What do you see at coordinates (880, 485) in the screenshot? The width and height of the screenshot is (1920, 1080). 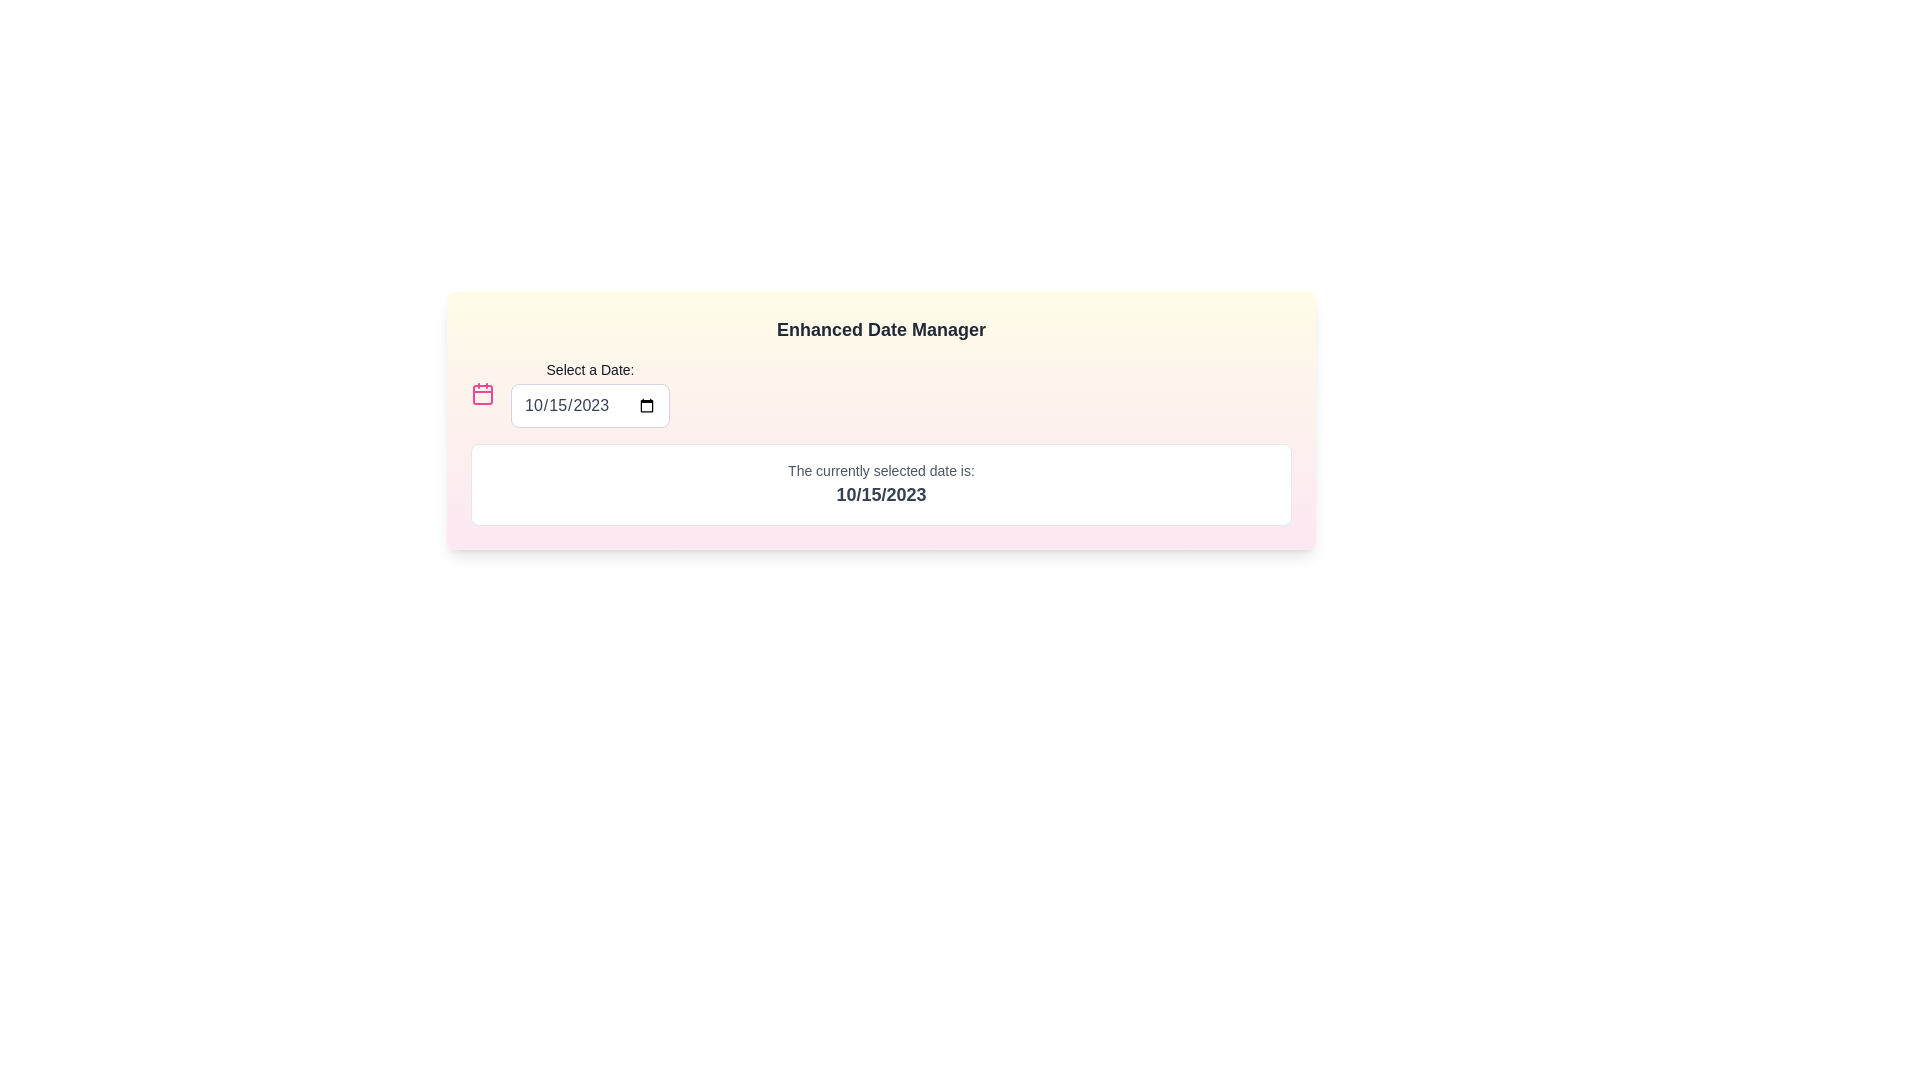 I see `the Display Box element that contains the text 'The currently selected date is:' and the date '10/15/2023', located at the bottom of the 'Enhanced Date Manager' component` at bounding box center [880, 485].